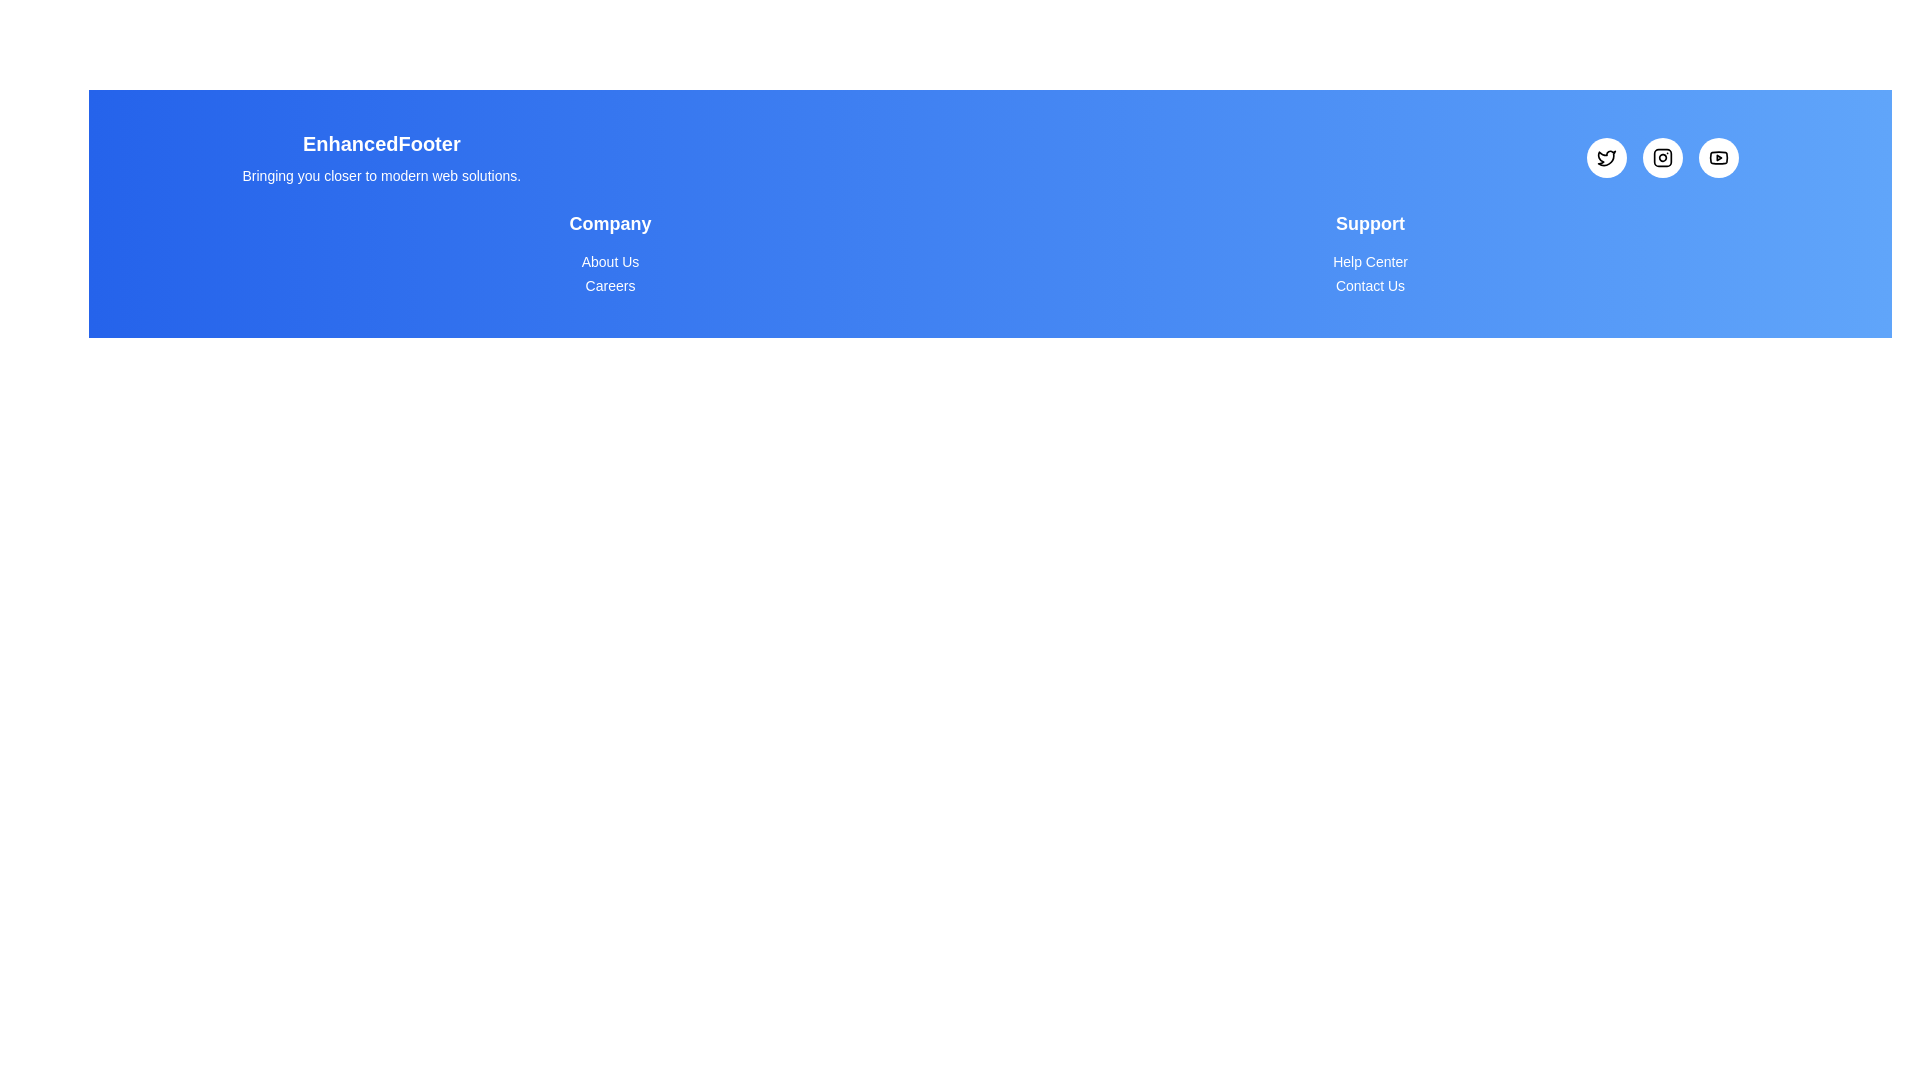 The width and height of the screenshot is (1920, 1080). What do you see at coordinates (609, 223) in the screenshot?
I see `the 'Company' label, which is styled with bold font and larger text size, located in the left section of the footer above the 'About Us' and 'Careers' links` at bounding box center [609, 223].